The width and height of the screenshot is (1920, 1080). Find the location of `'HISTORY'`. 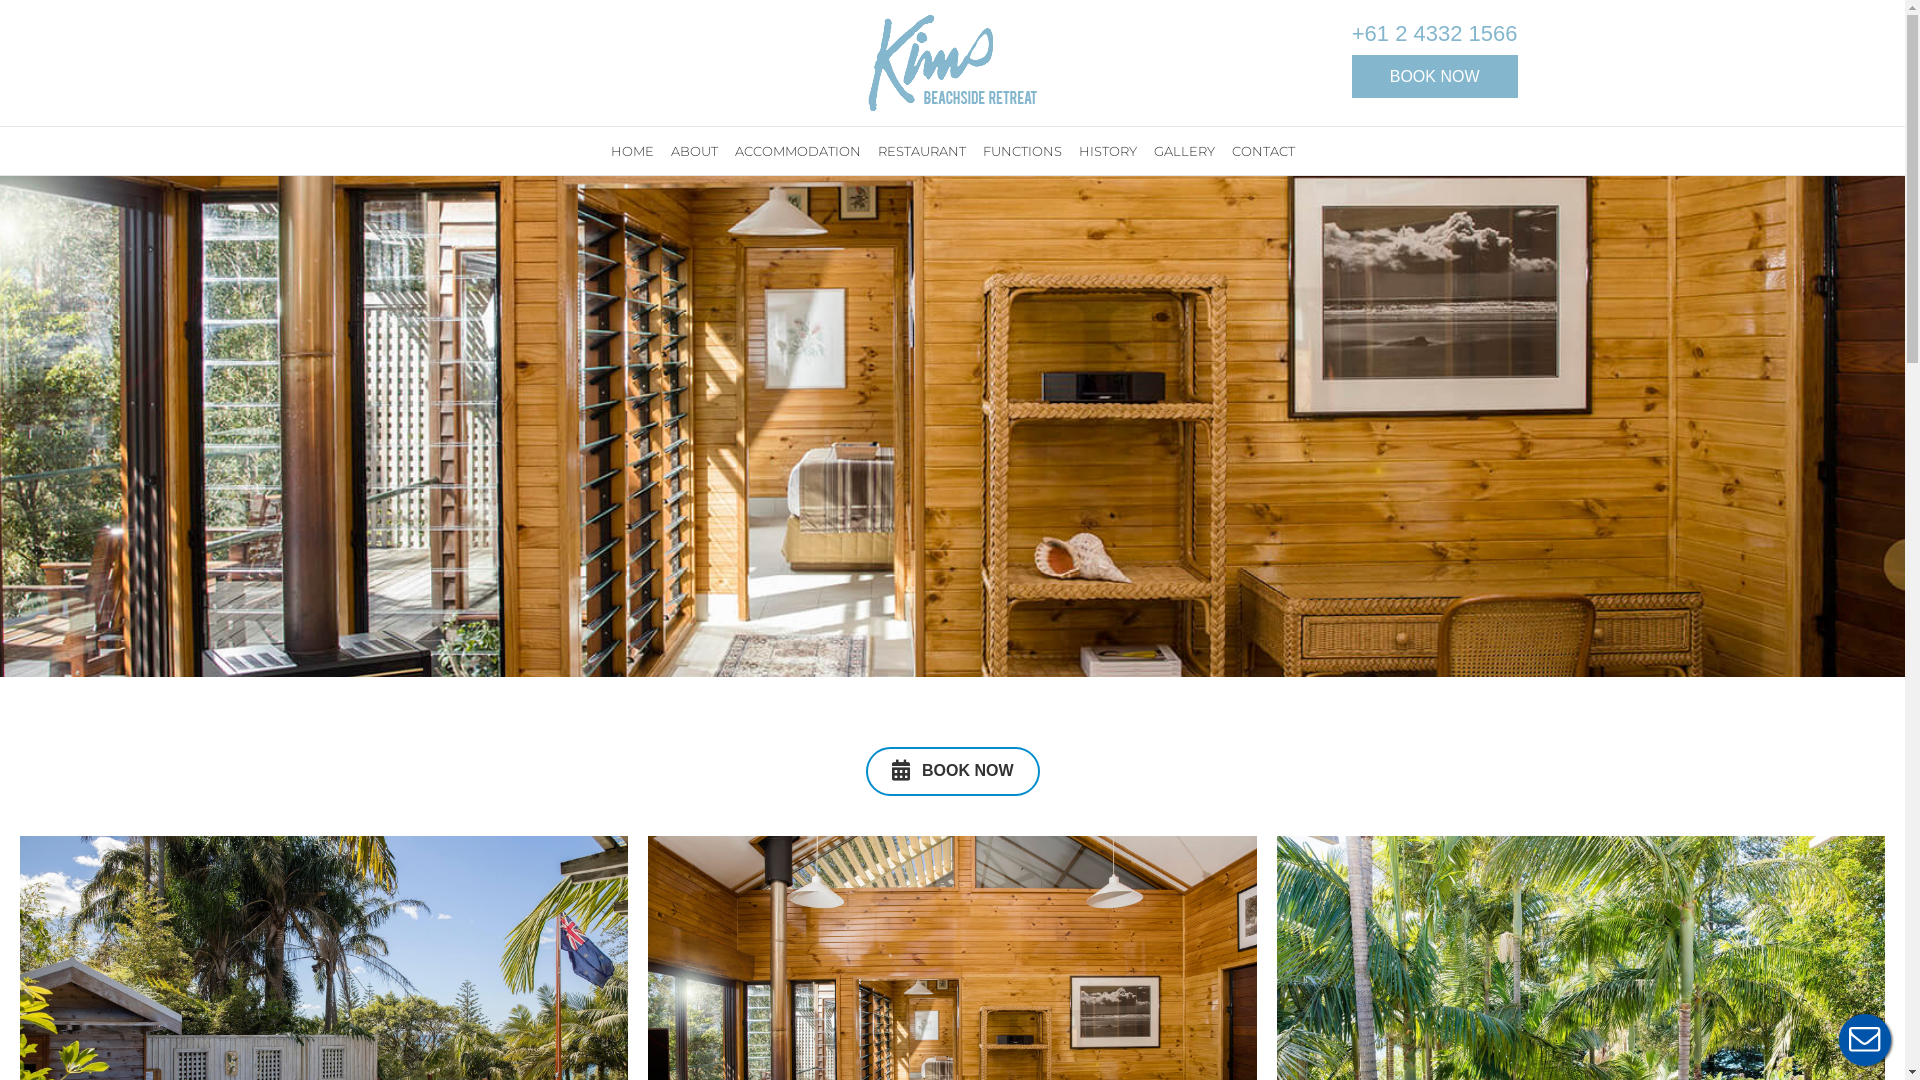

'HISTORY' is located at coordinates (1107, 149).